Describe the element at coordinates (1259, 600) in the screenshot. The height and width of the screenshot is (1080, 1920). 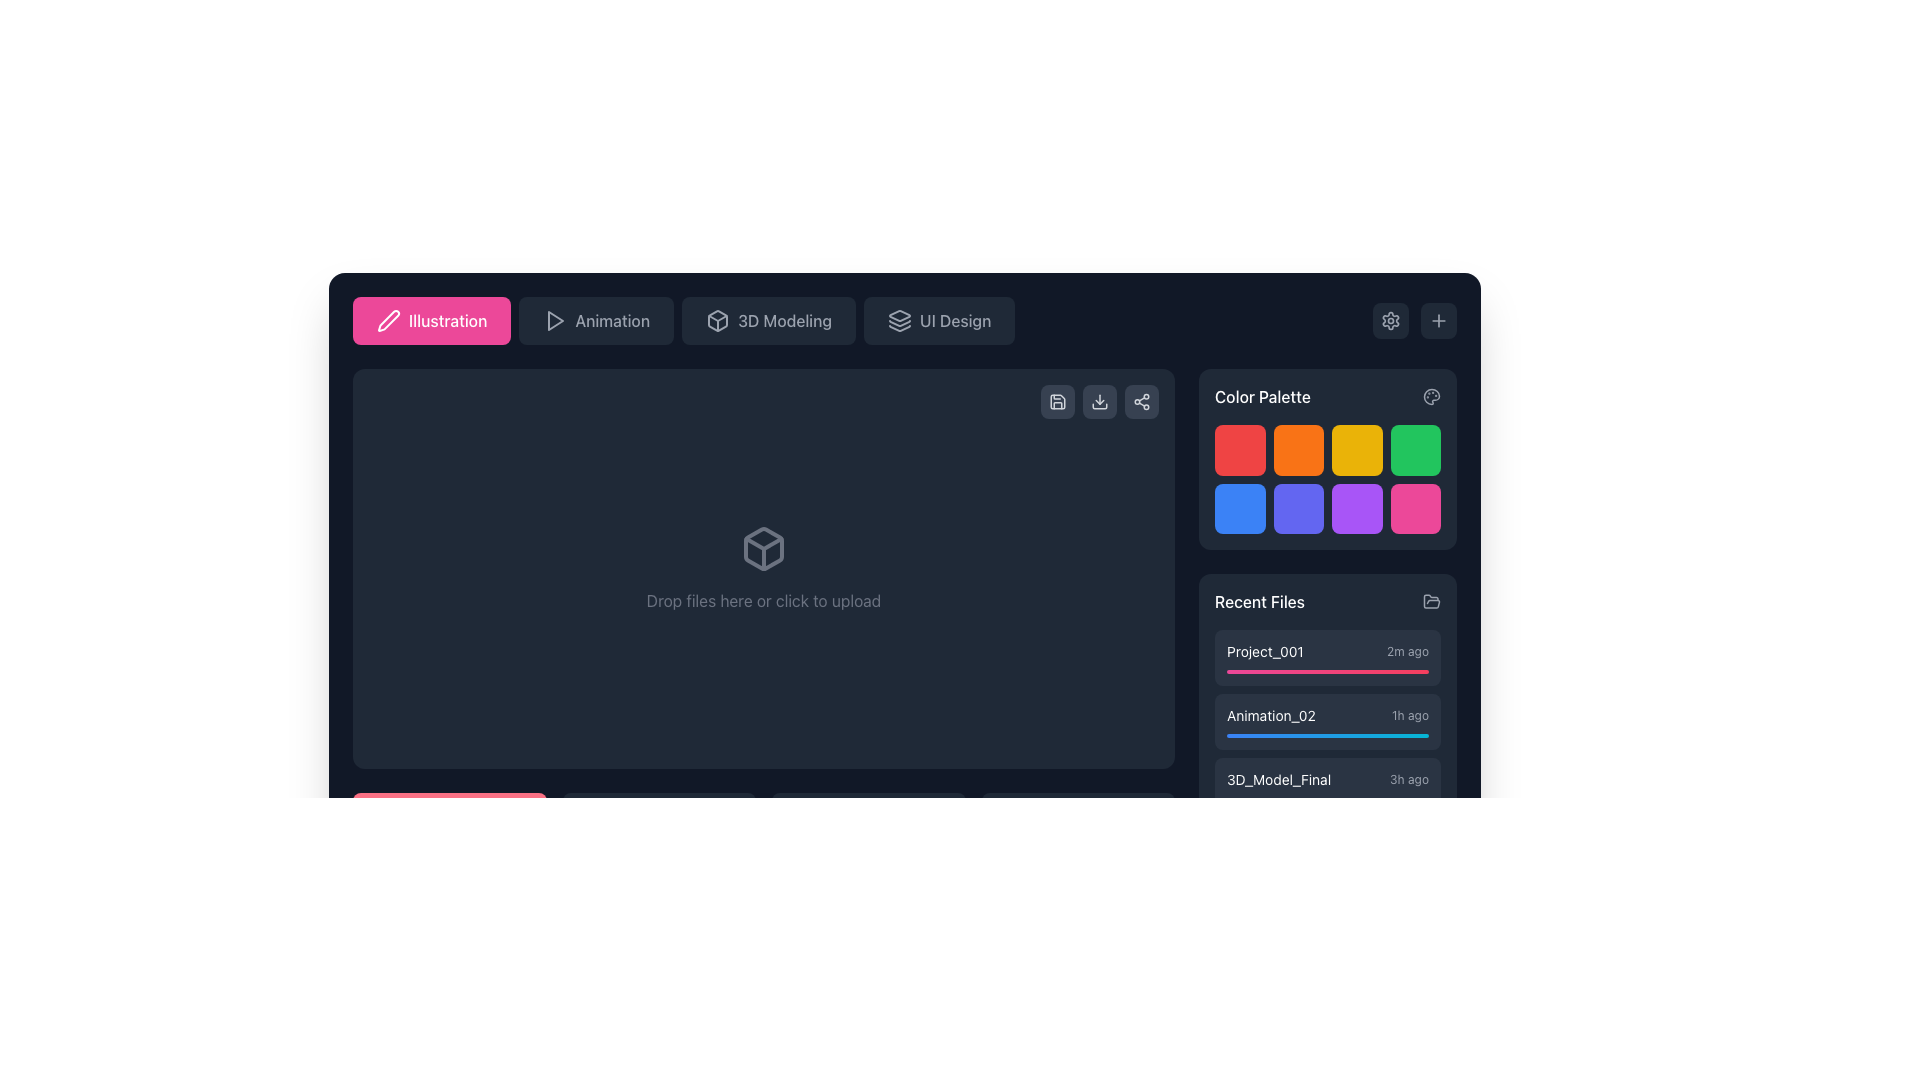
I see `the 'Recent Files' text label which is displayed in white font within a dark-themed user interface, serving as a header for file listings` at that location.